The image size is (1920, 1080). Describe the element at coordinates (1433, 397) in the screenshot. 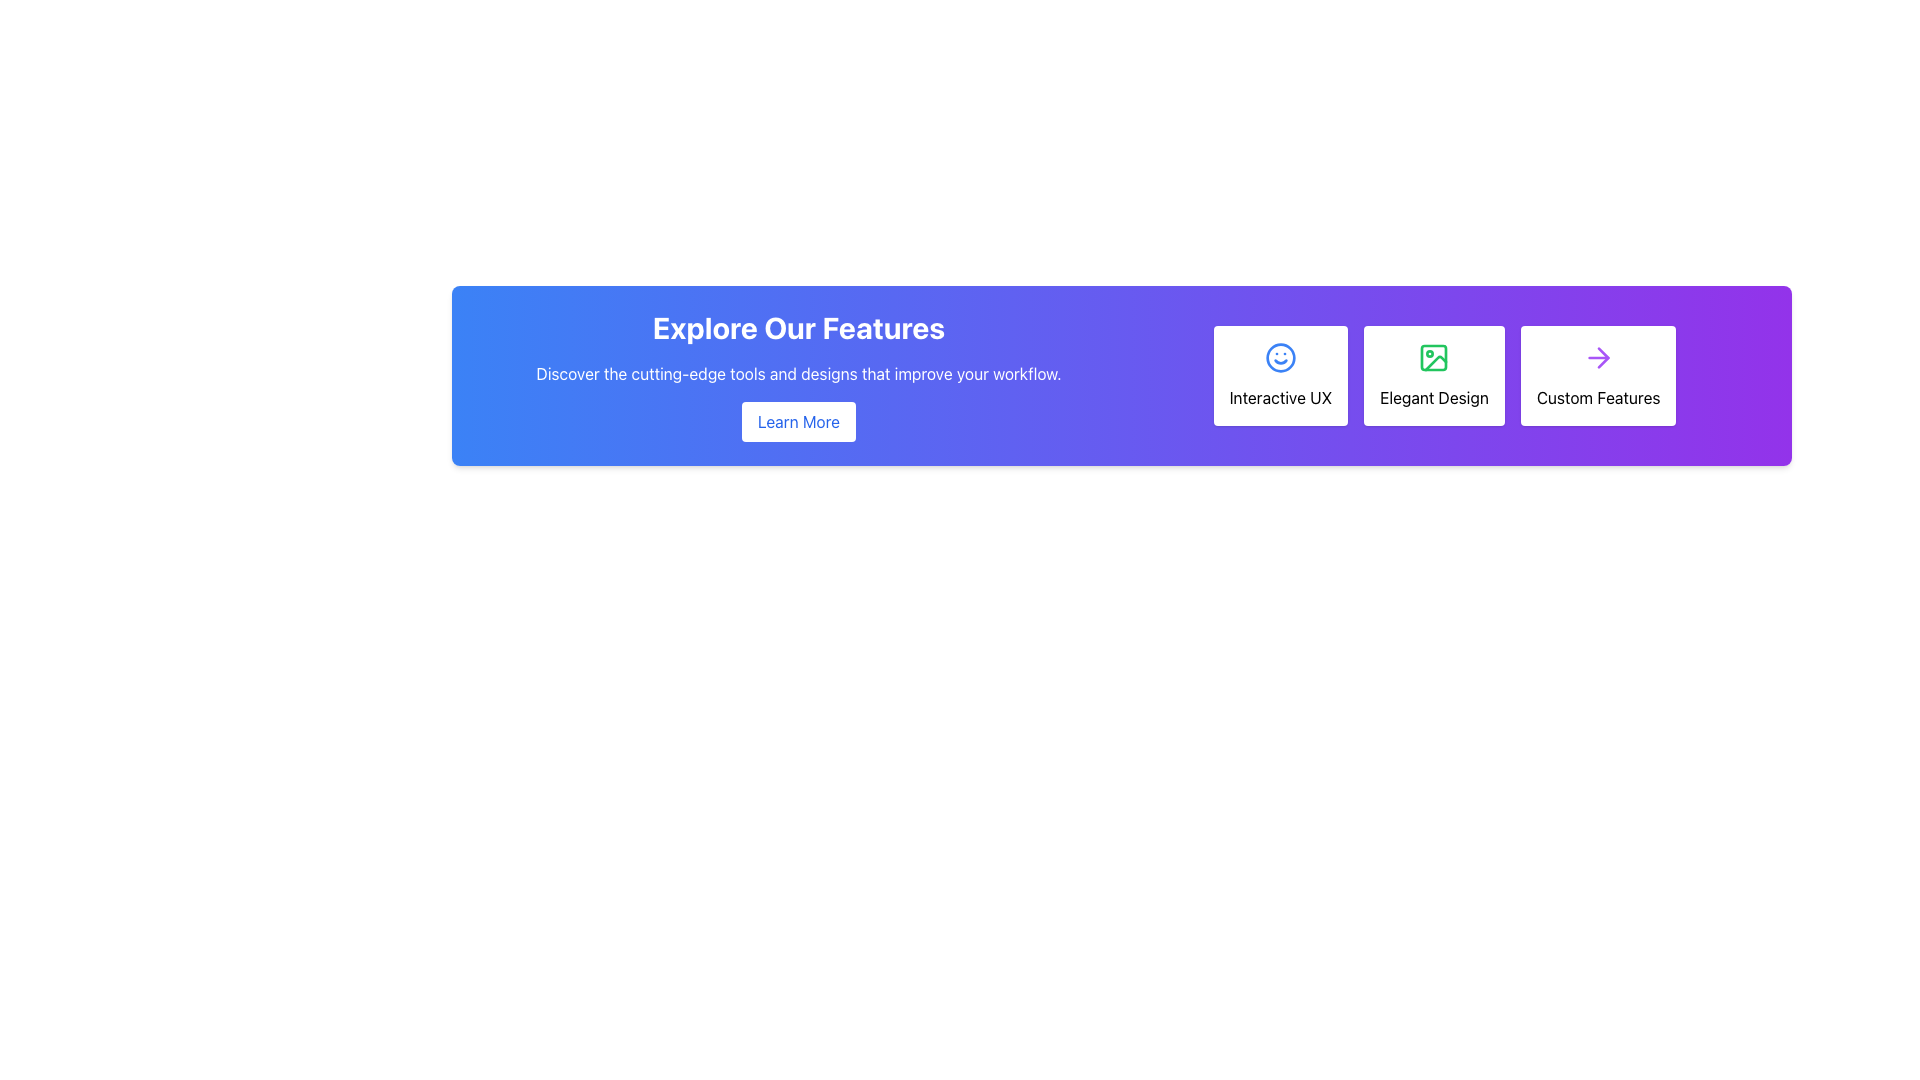

I see `the text label displaying 'Elegant Design' located at the bottom center of the second card under the purple section titled 'Explore Our Features'` at that location.